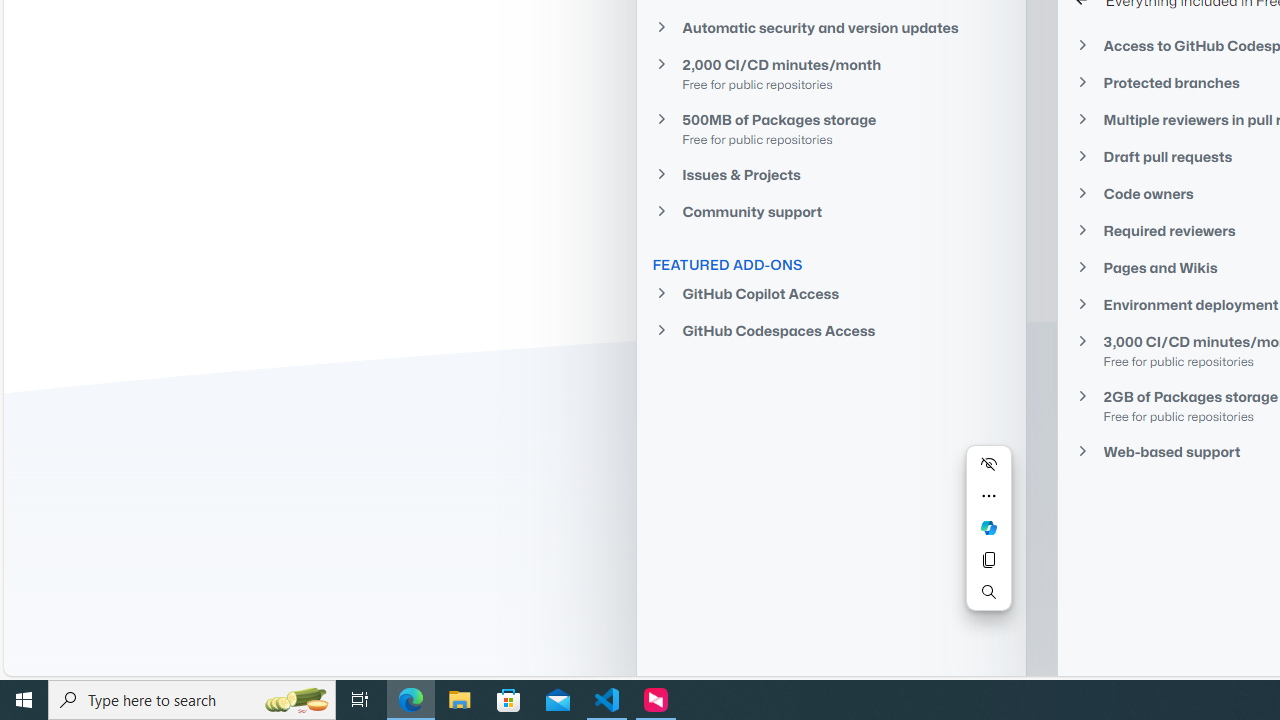 The height and width of the screenshot is (720, 1280). Describe the element at coordinates (830, 329) in the screenshot. I see `'GitHub Codespaces Access'` at that location.